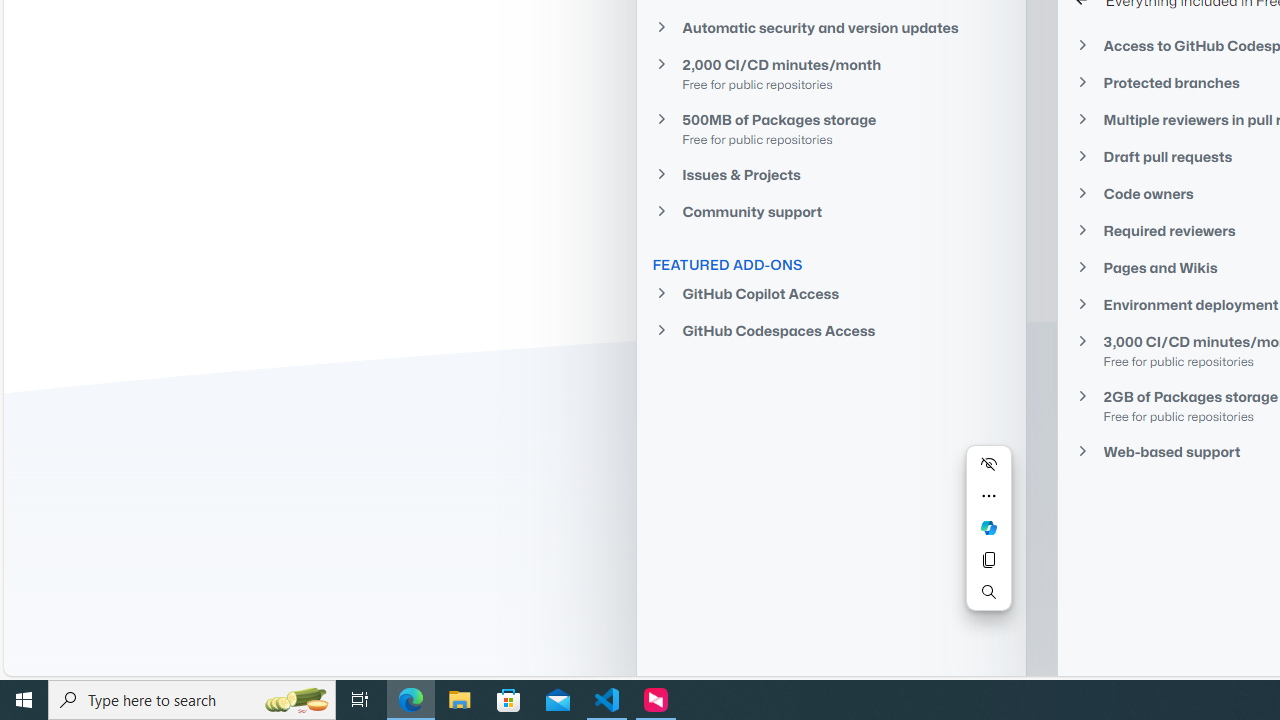 The height and width of the screenshot is (720, 1280). Describe the element at coordinates (830, 329) in the screenshot. I see `'GitHub Codespaces Access'` at that location.